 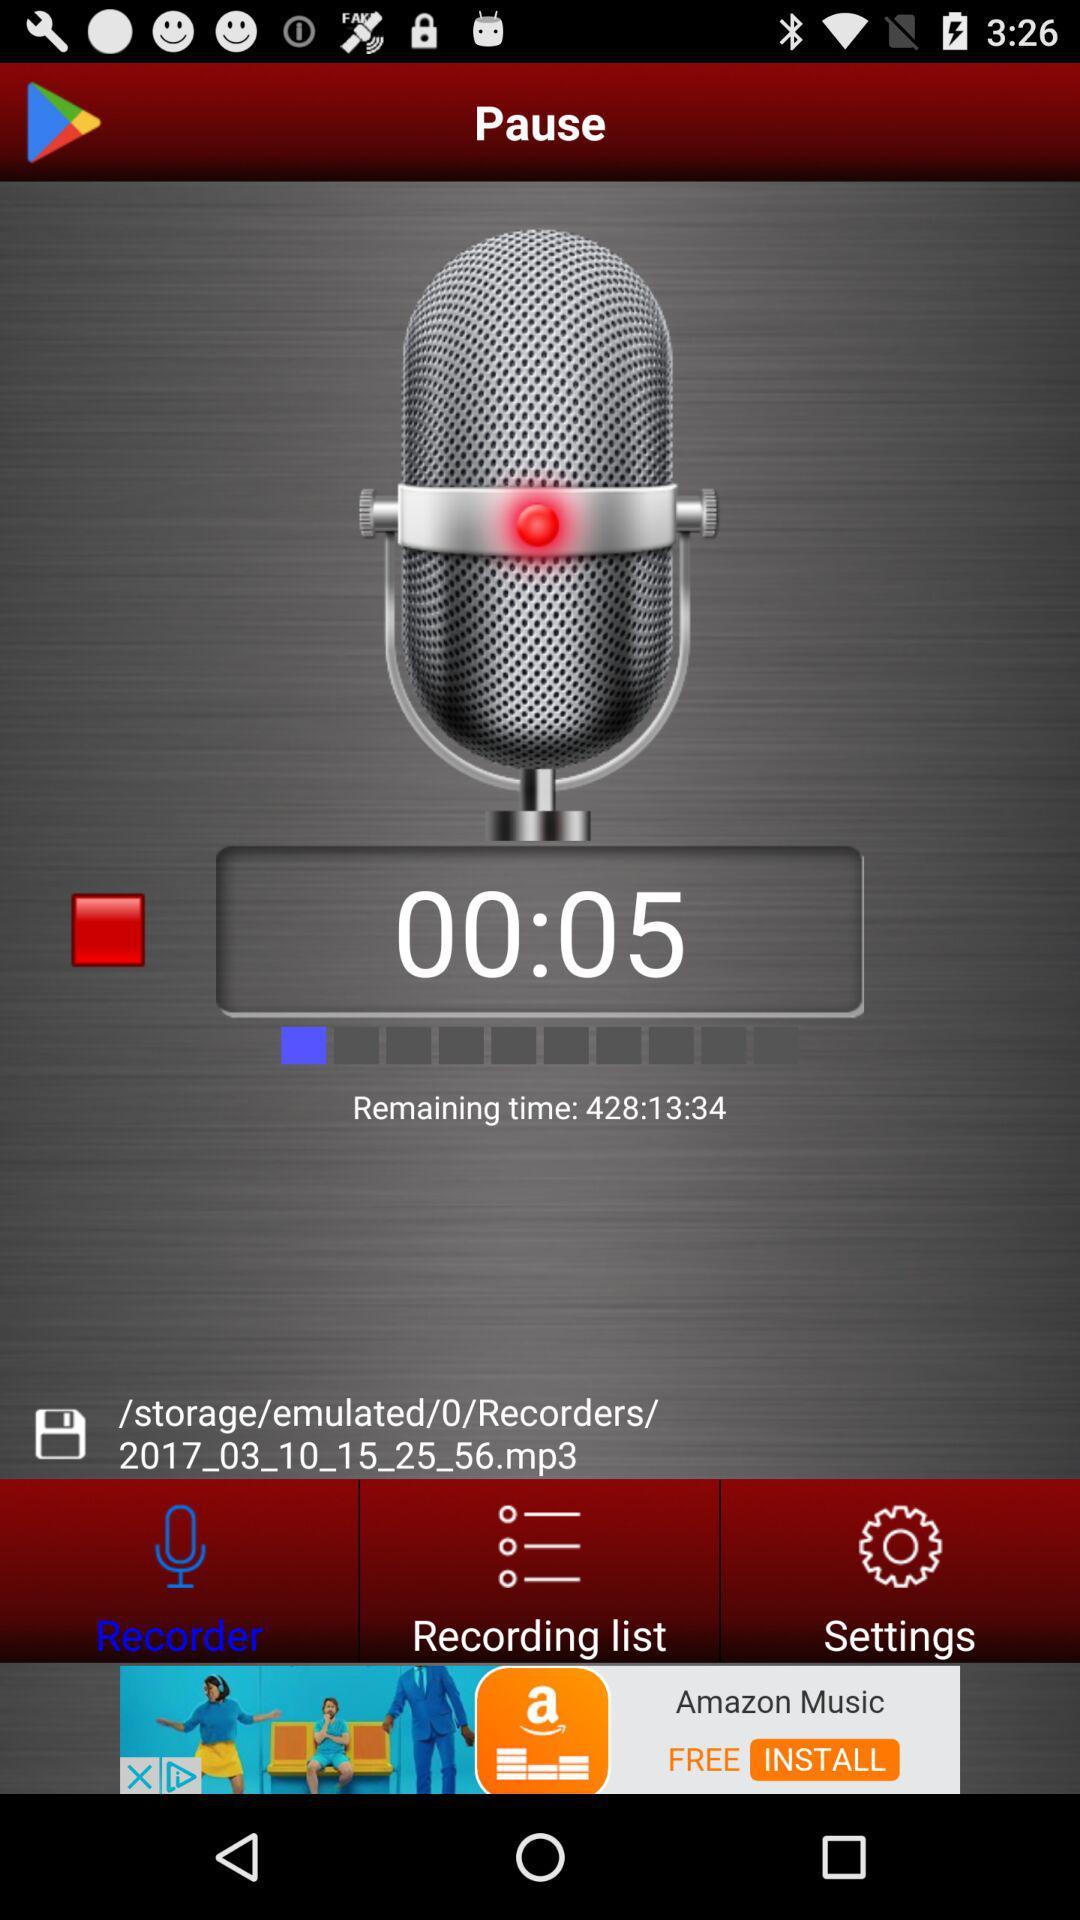 I want to click on the advertisement, so click(x=540, y=1727).